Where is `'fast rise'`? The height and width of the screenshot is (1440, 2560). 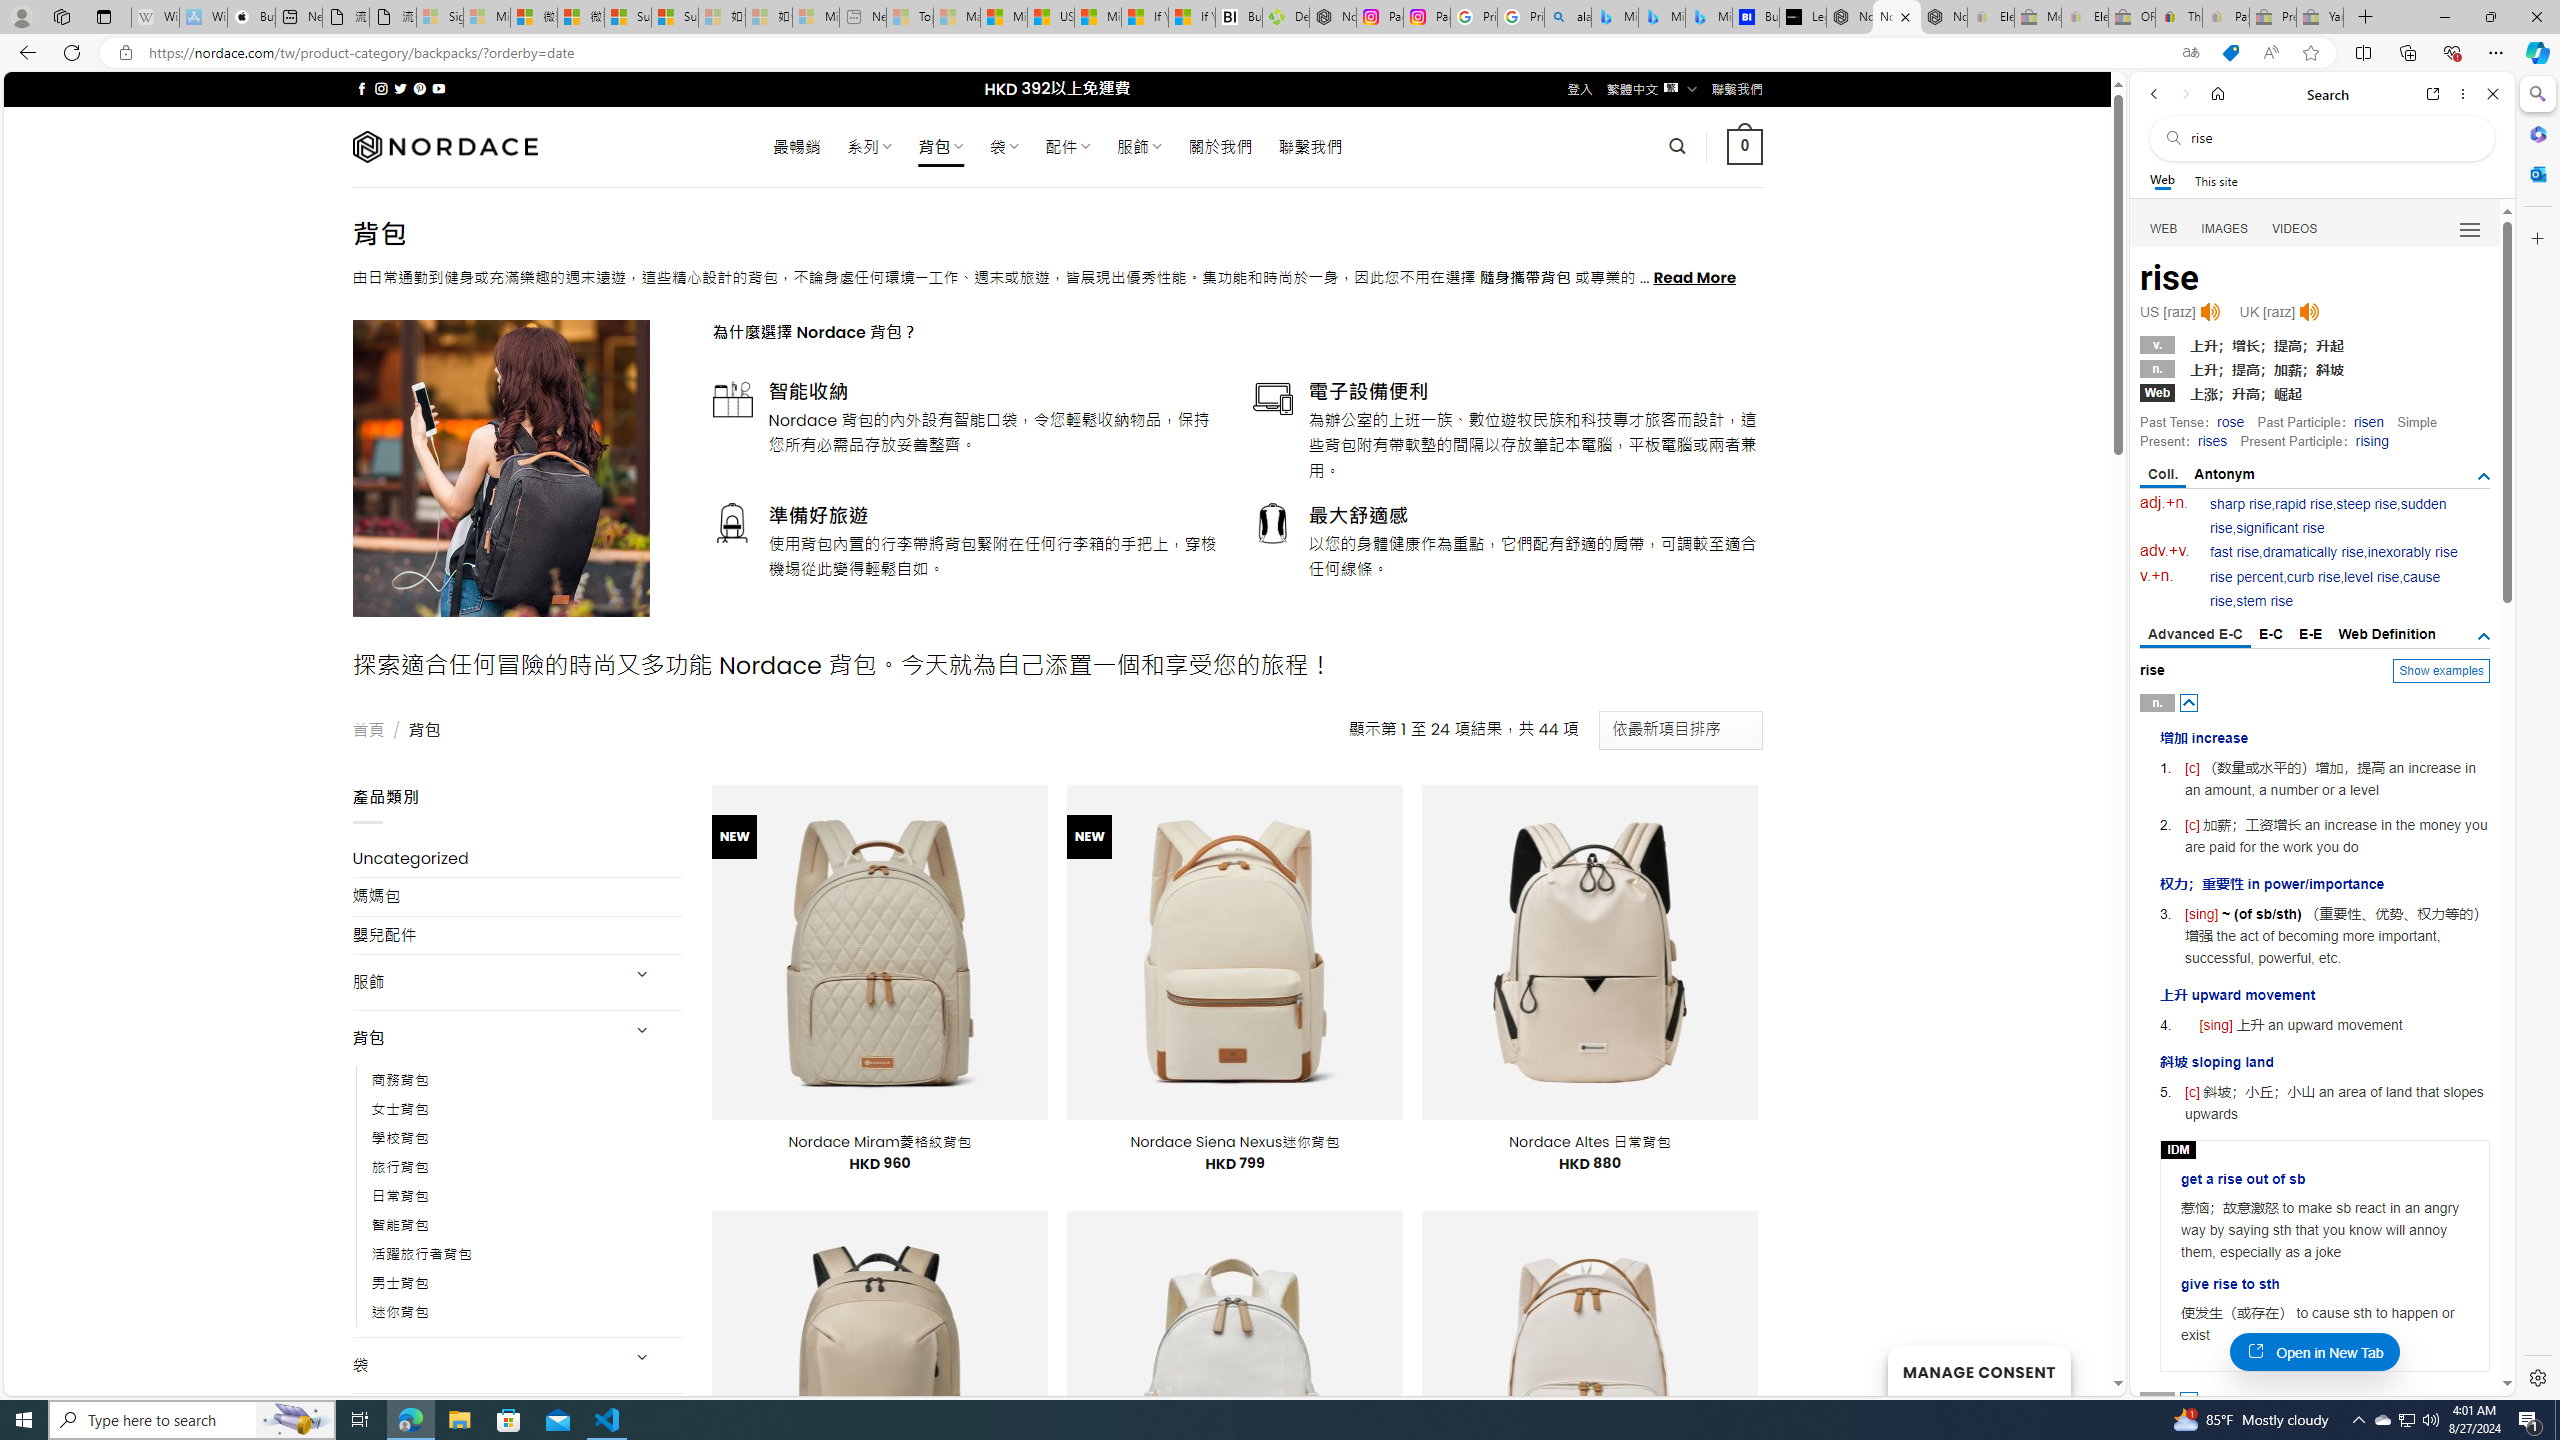
'fast rise' is located at coordinates (2233, 551).